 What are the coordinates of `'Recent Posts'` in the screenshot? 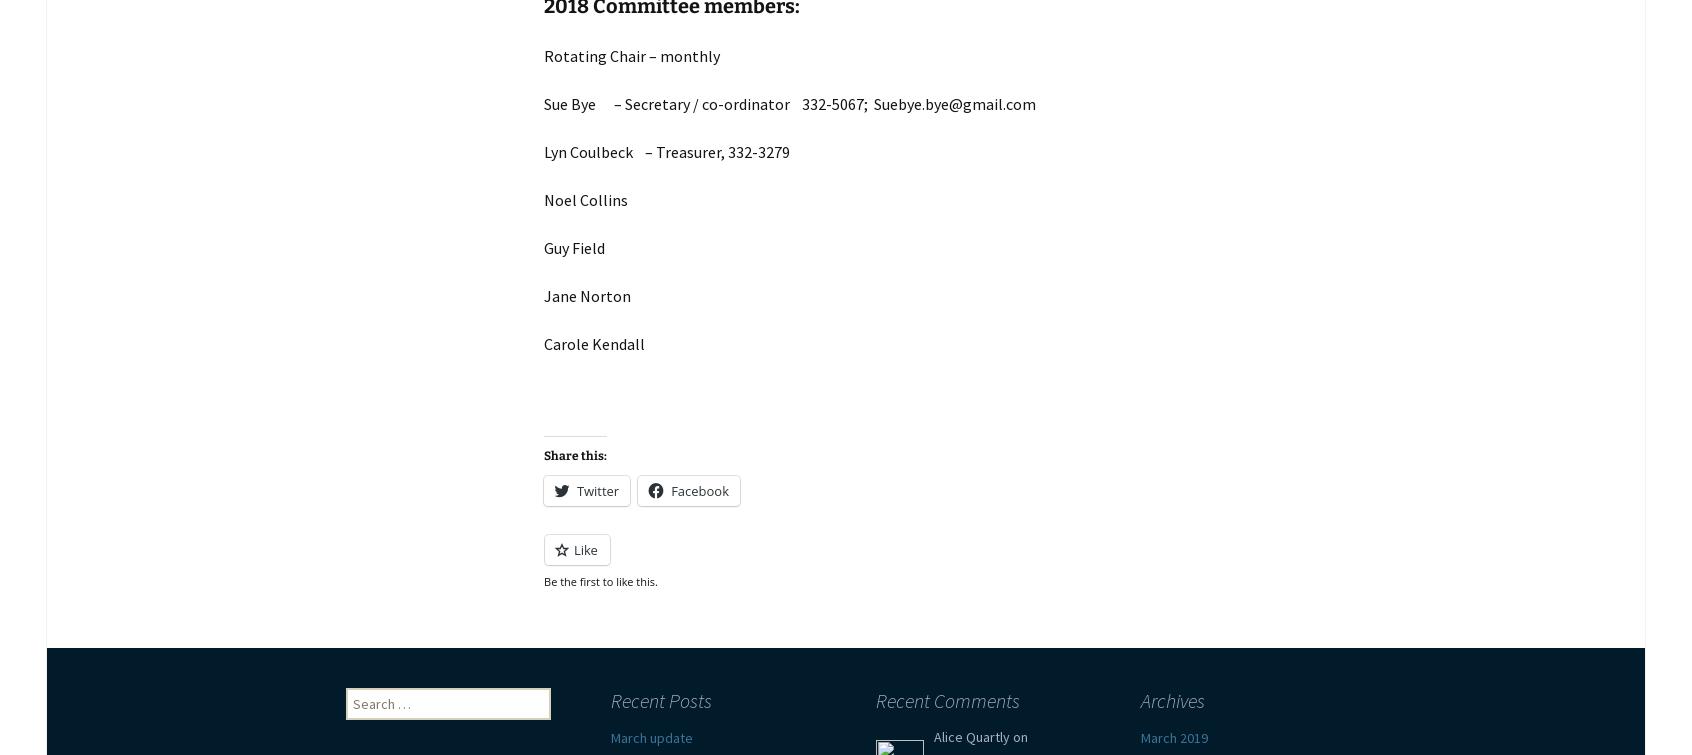 It's located at (661, 698).